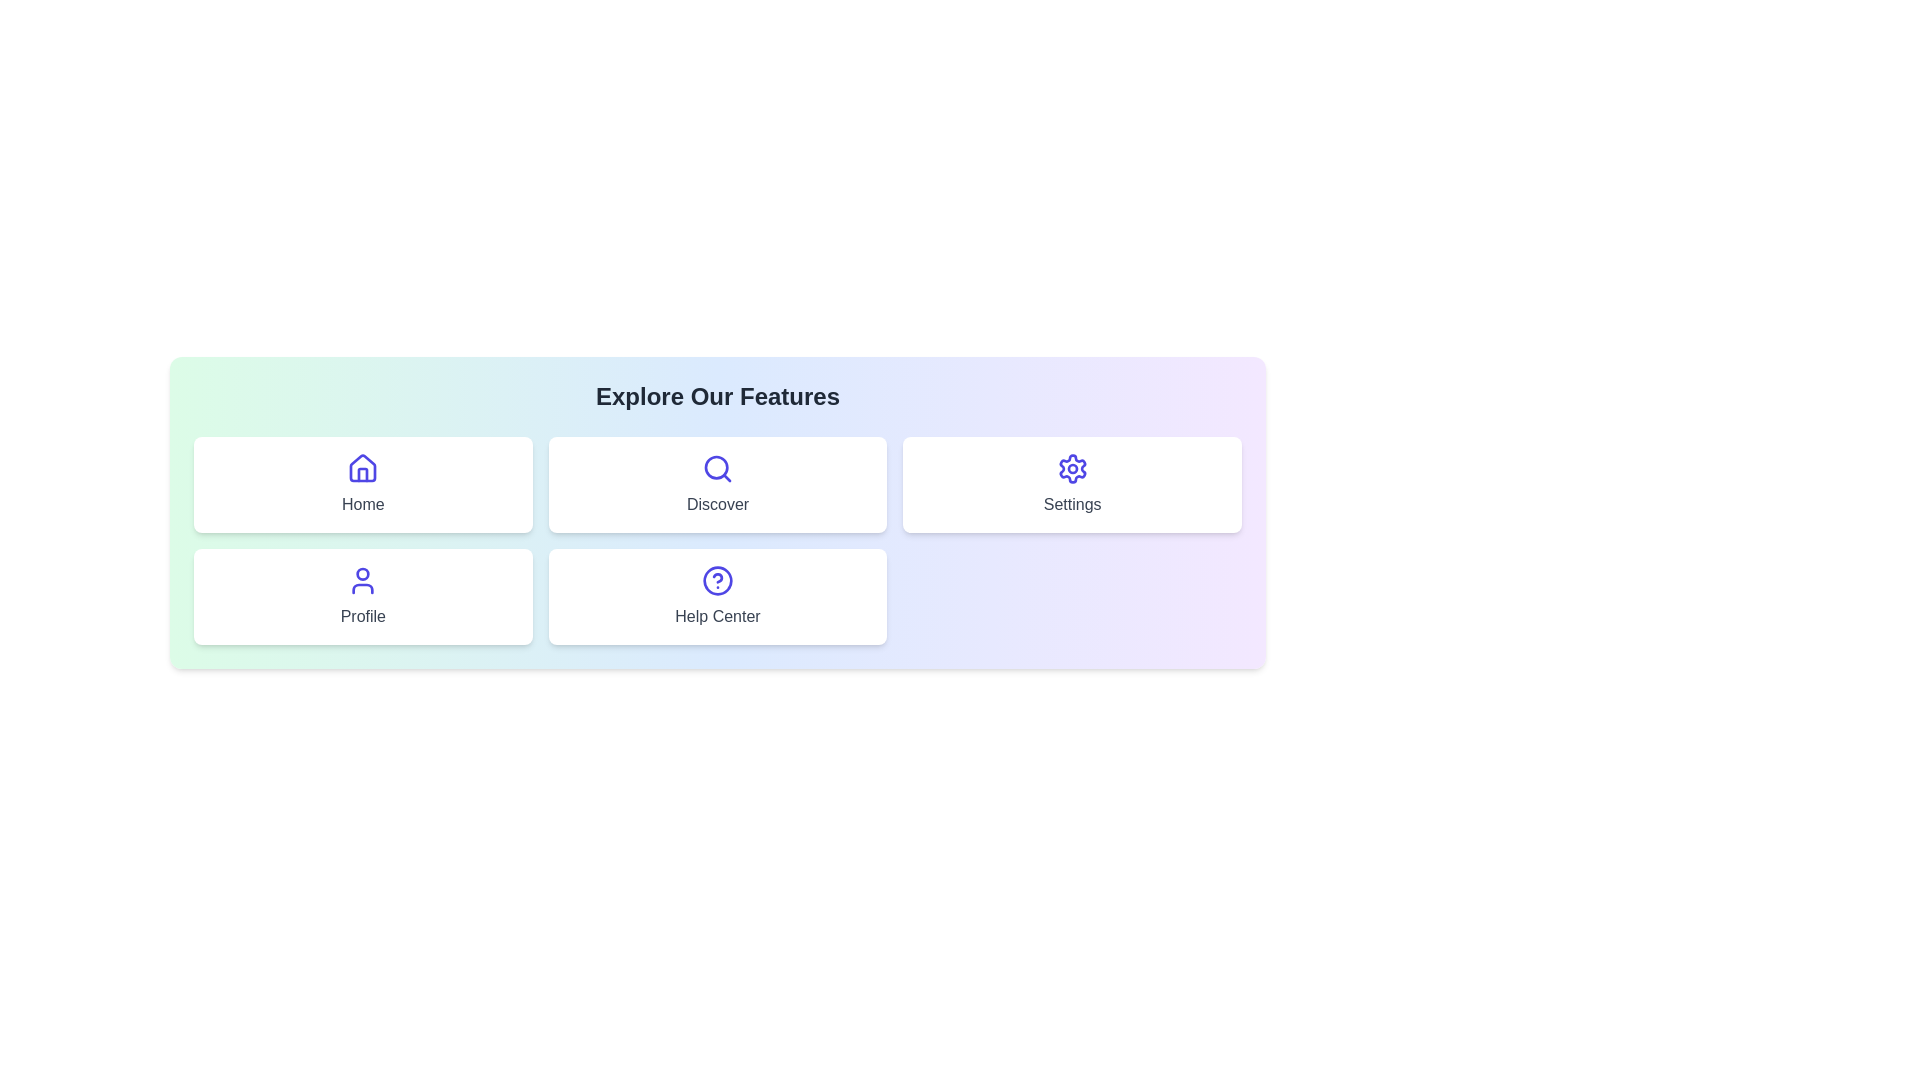 The height and width of the screenshot is (1080, 1920). Describe the element at coordinates (1071, 485) in the screenshot. I see `the 'Settings' button, which is a rectangular button with rounded corners, featuring a gear icon in indigo and labeled 'Settings' in gray text, located in the top row, third column of a grid` at that location.